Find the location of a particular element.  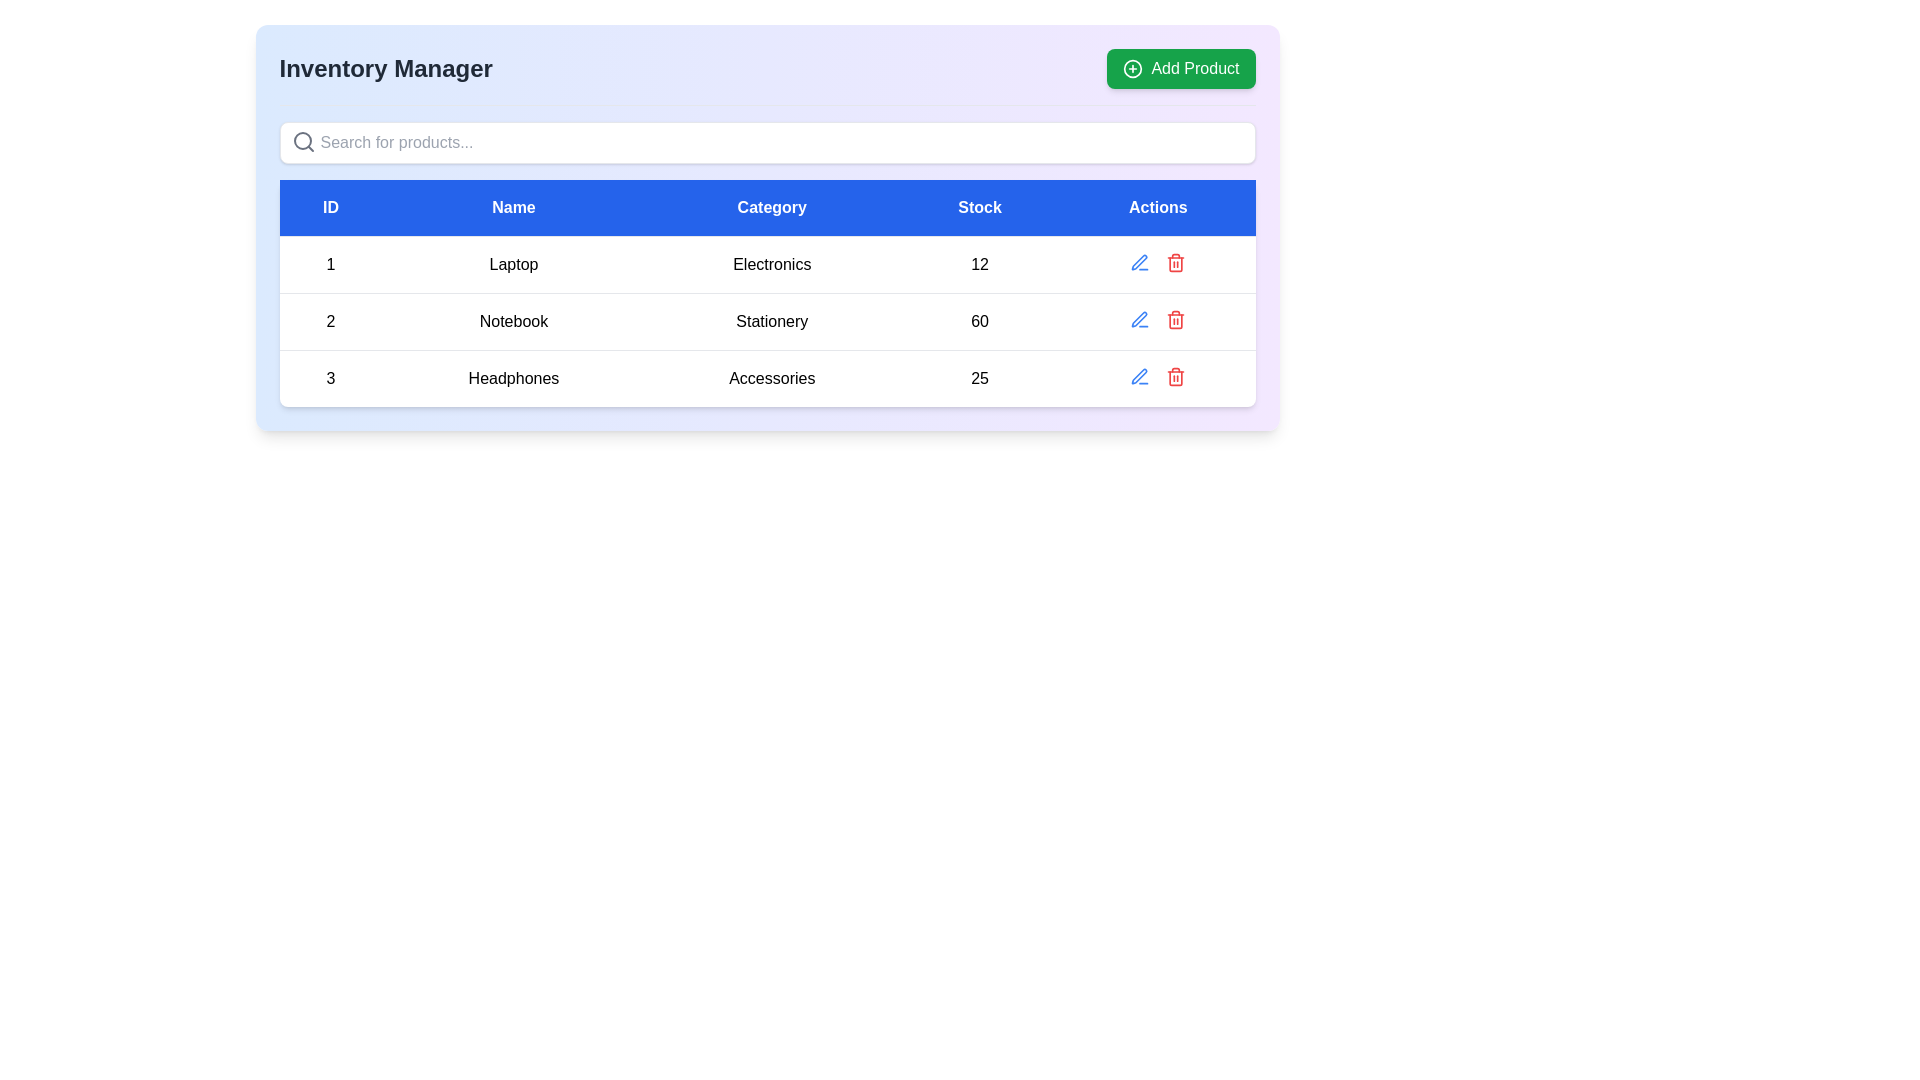

the circular graphic element of the magnifying glass icon, which is centered within the icon located in the upper-left corner of the search bar is located at coordinates (301, 140).